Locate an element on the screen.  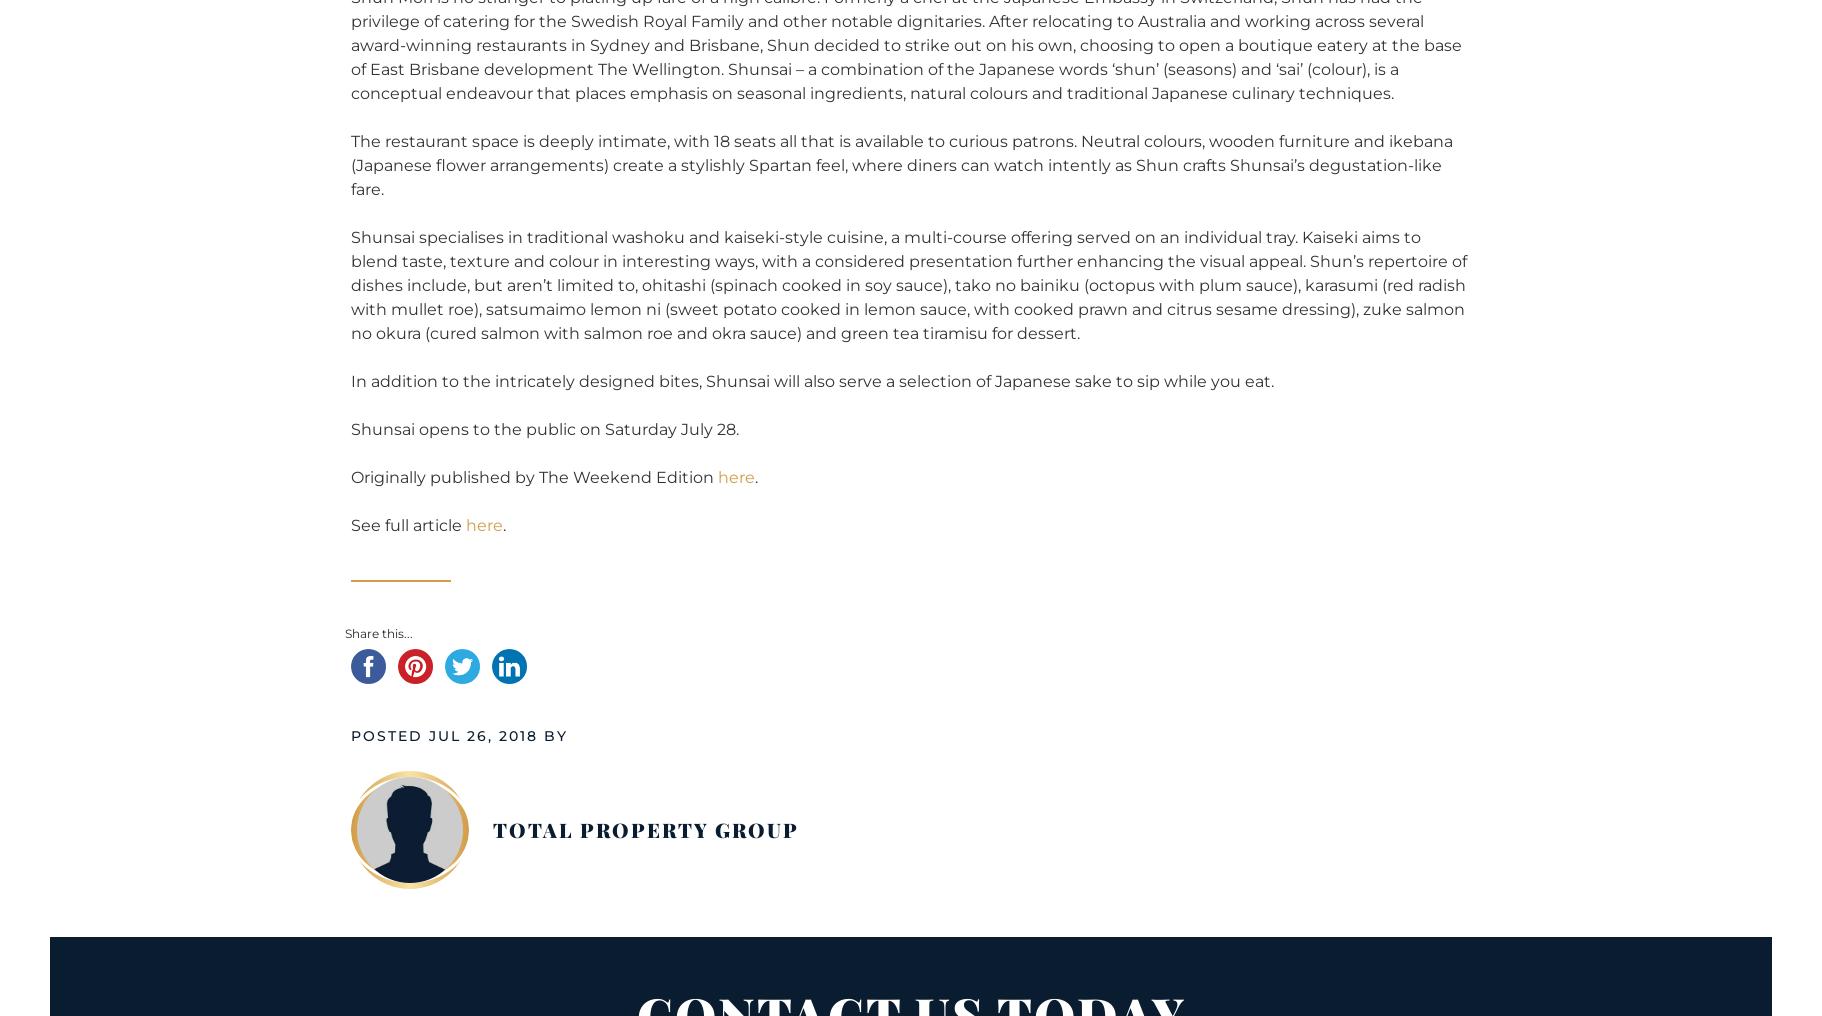
'Share this...' is located at coordinates (377, 632).